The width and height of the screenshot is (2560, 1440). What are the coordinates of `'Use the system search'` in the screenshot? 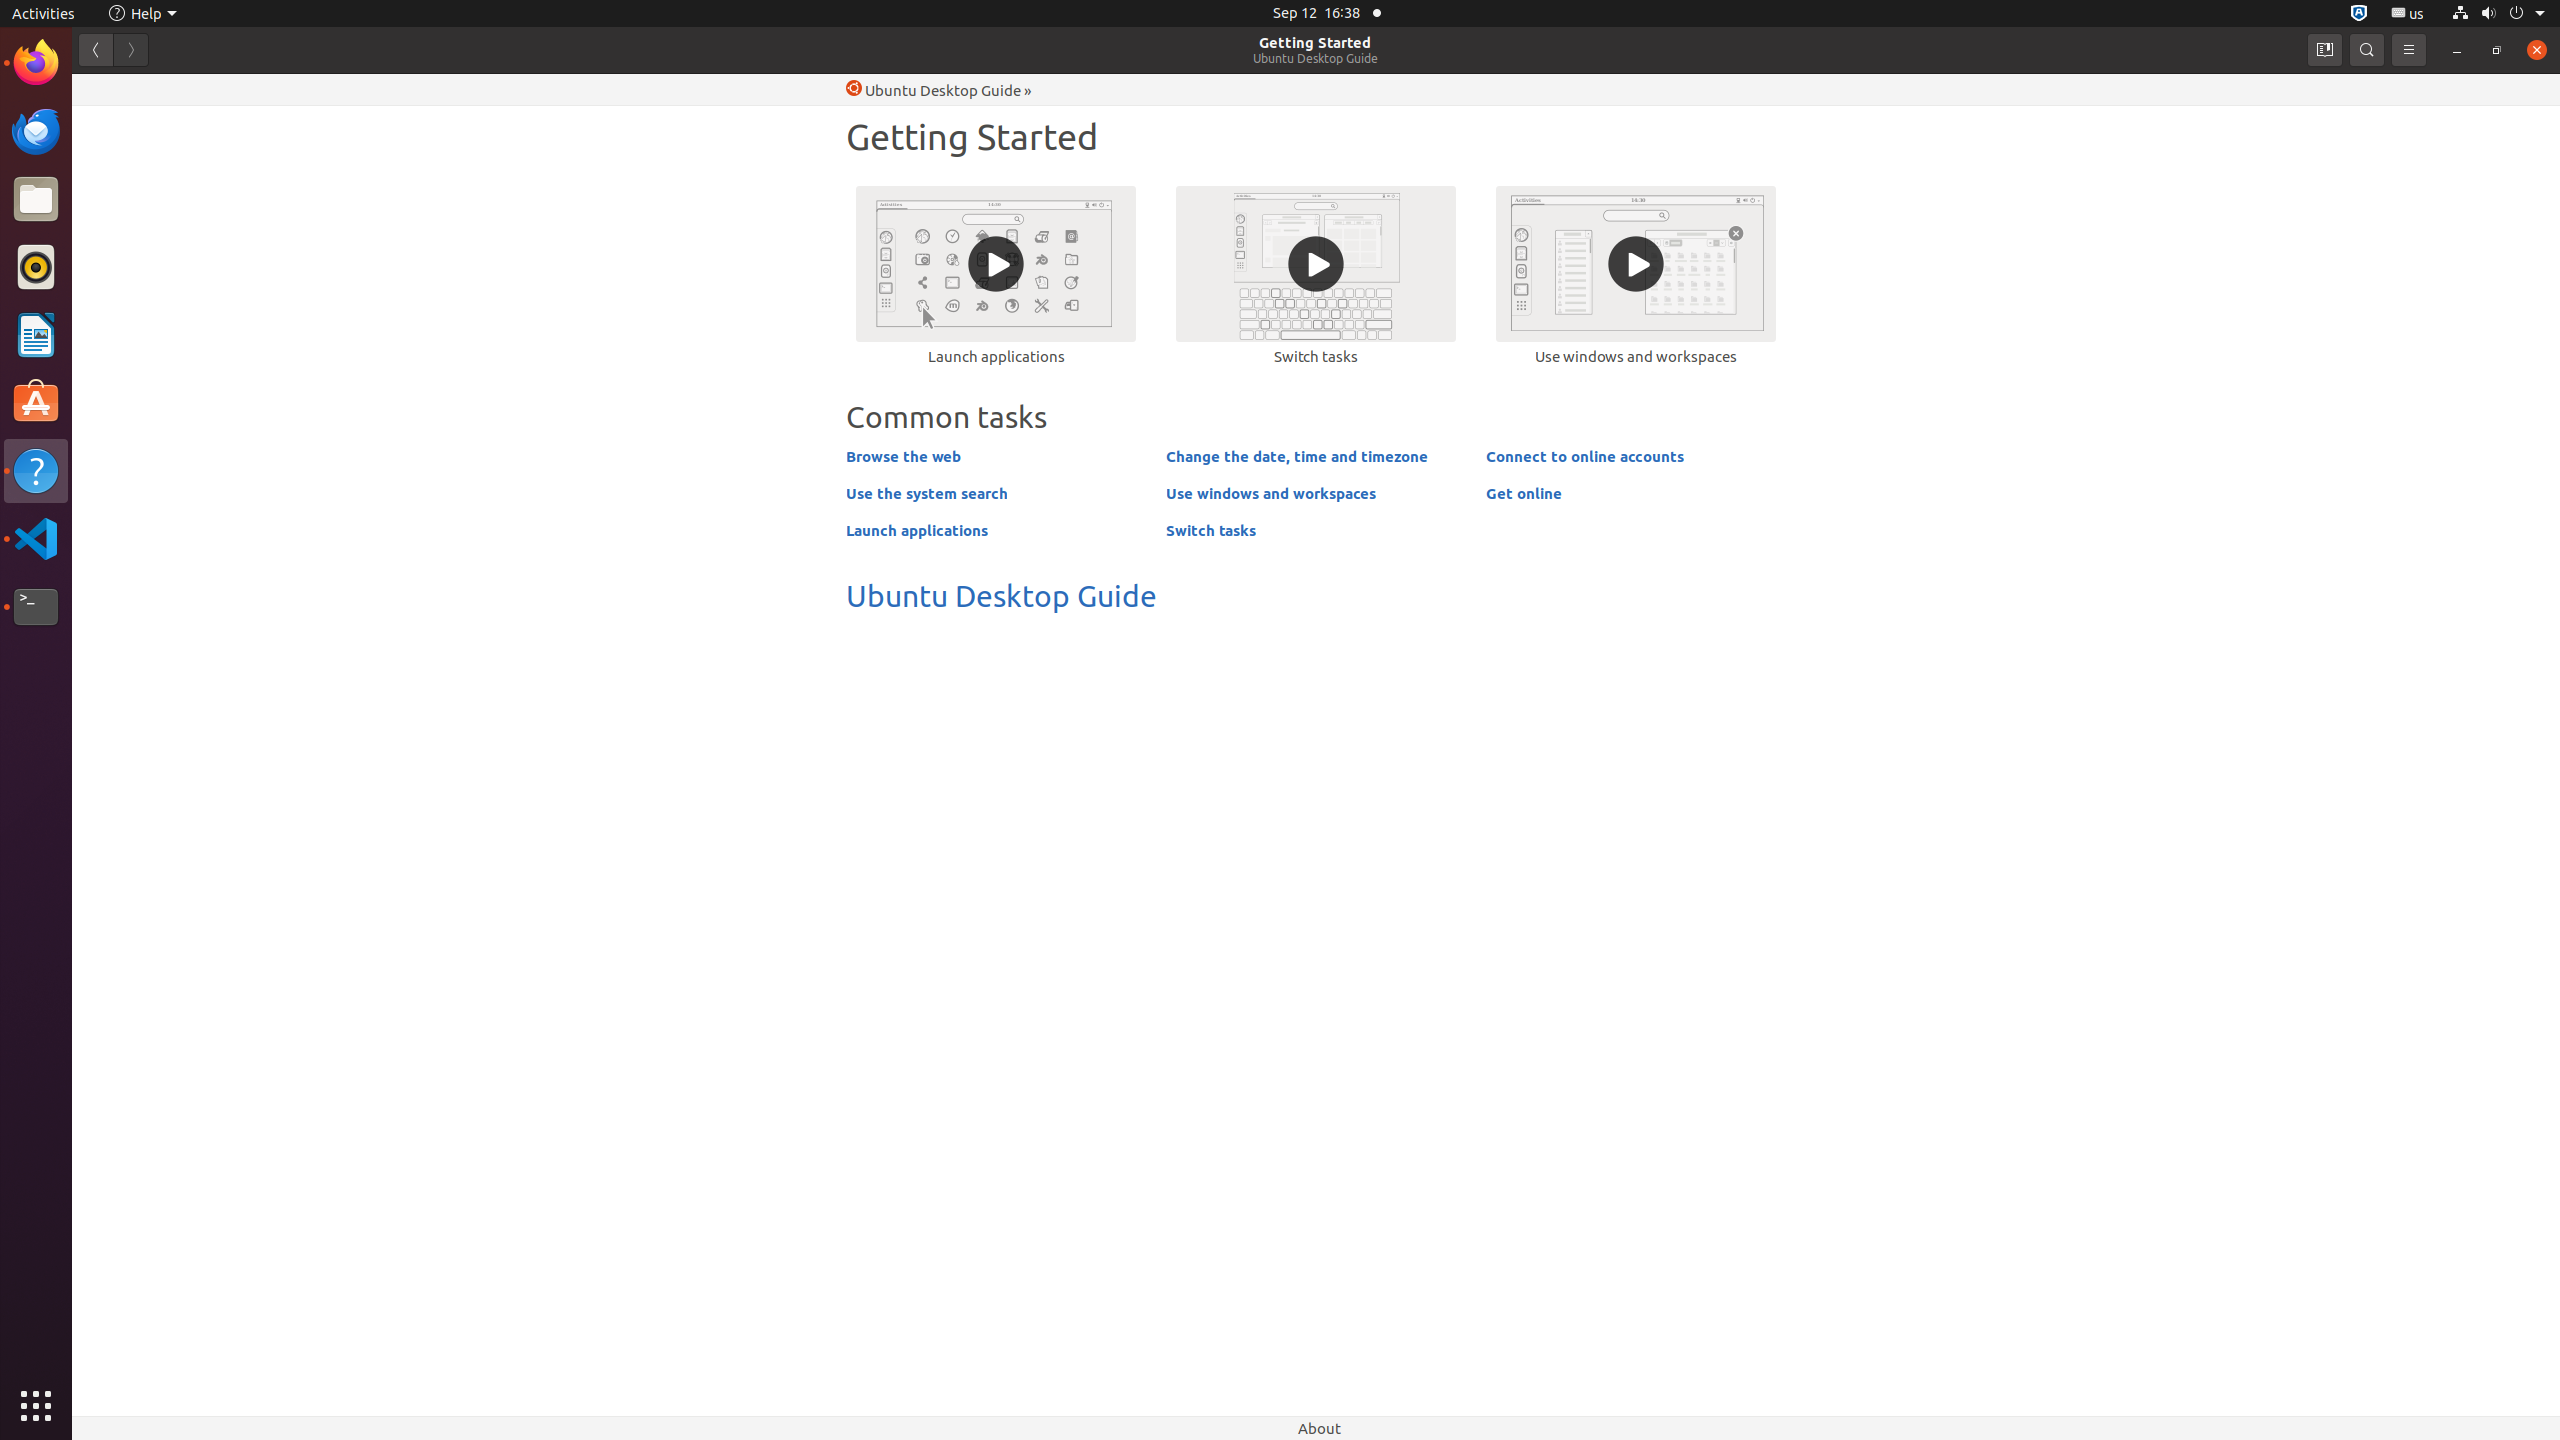 It's located at (925, 493).